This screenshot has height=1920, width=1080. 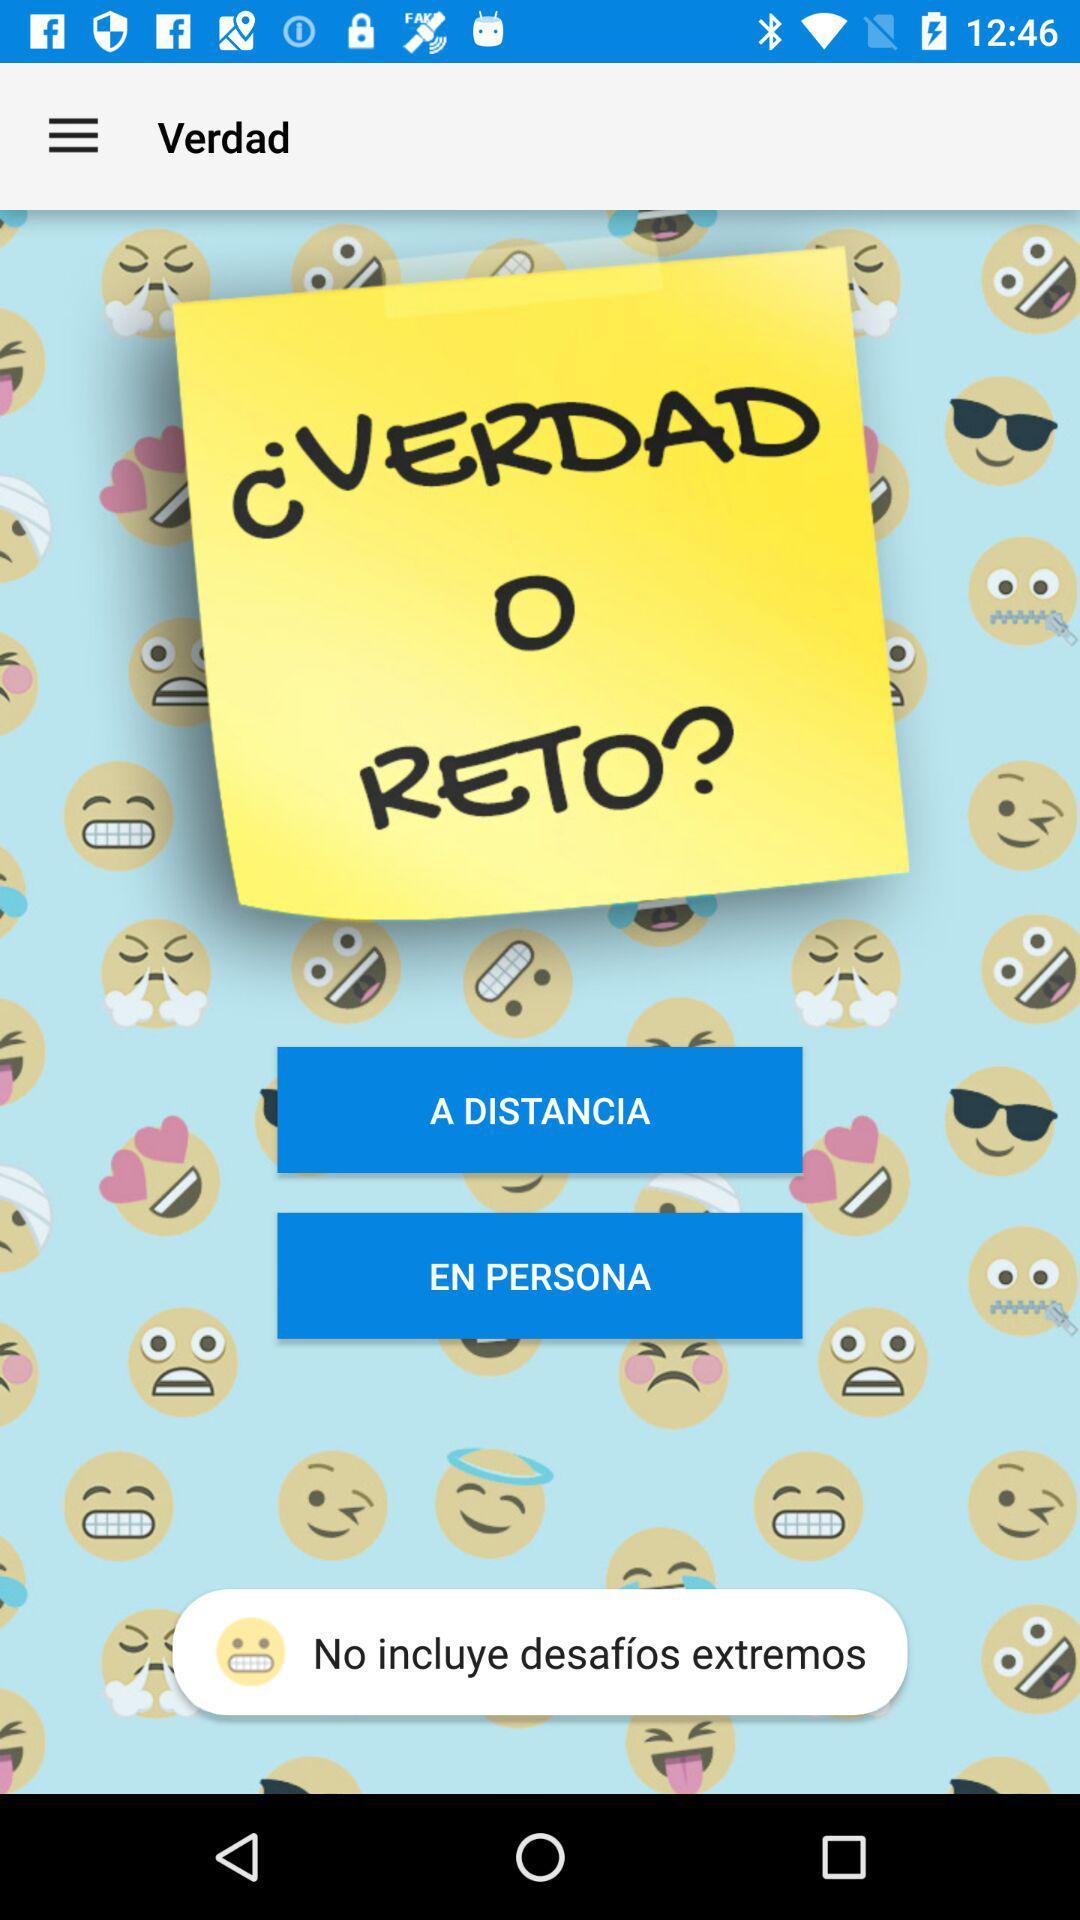 What do you see at coordinates (540, 1108) in the screenshot?
I see `a distancia icon` at bounding box center [540, 1108].